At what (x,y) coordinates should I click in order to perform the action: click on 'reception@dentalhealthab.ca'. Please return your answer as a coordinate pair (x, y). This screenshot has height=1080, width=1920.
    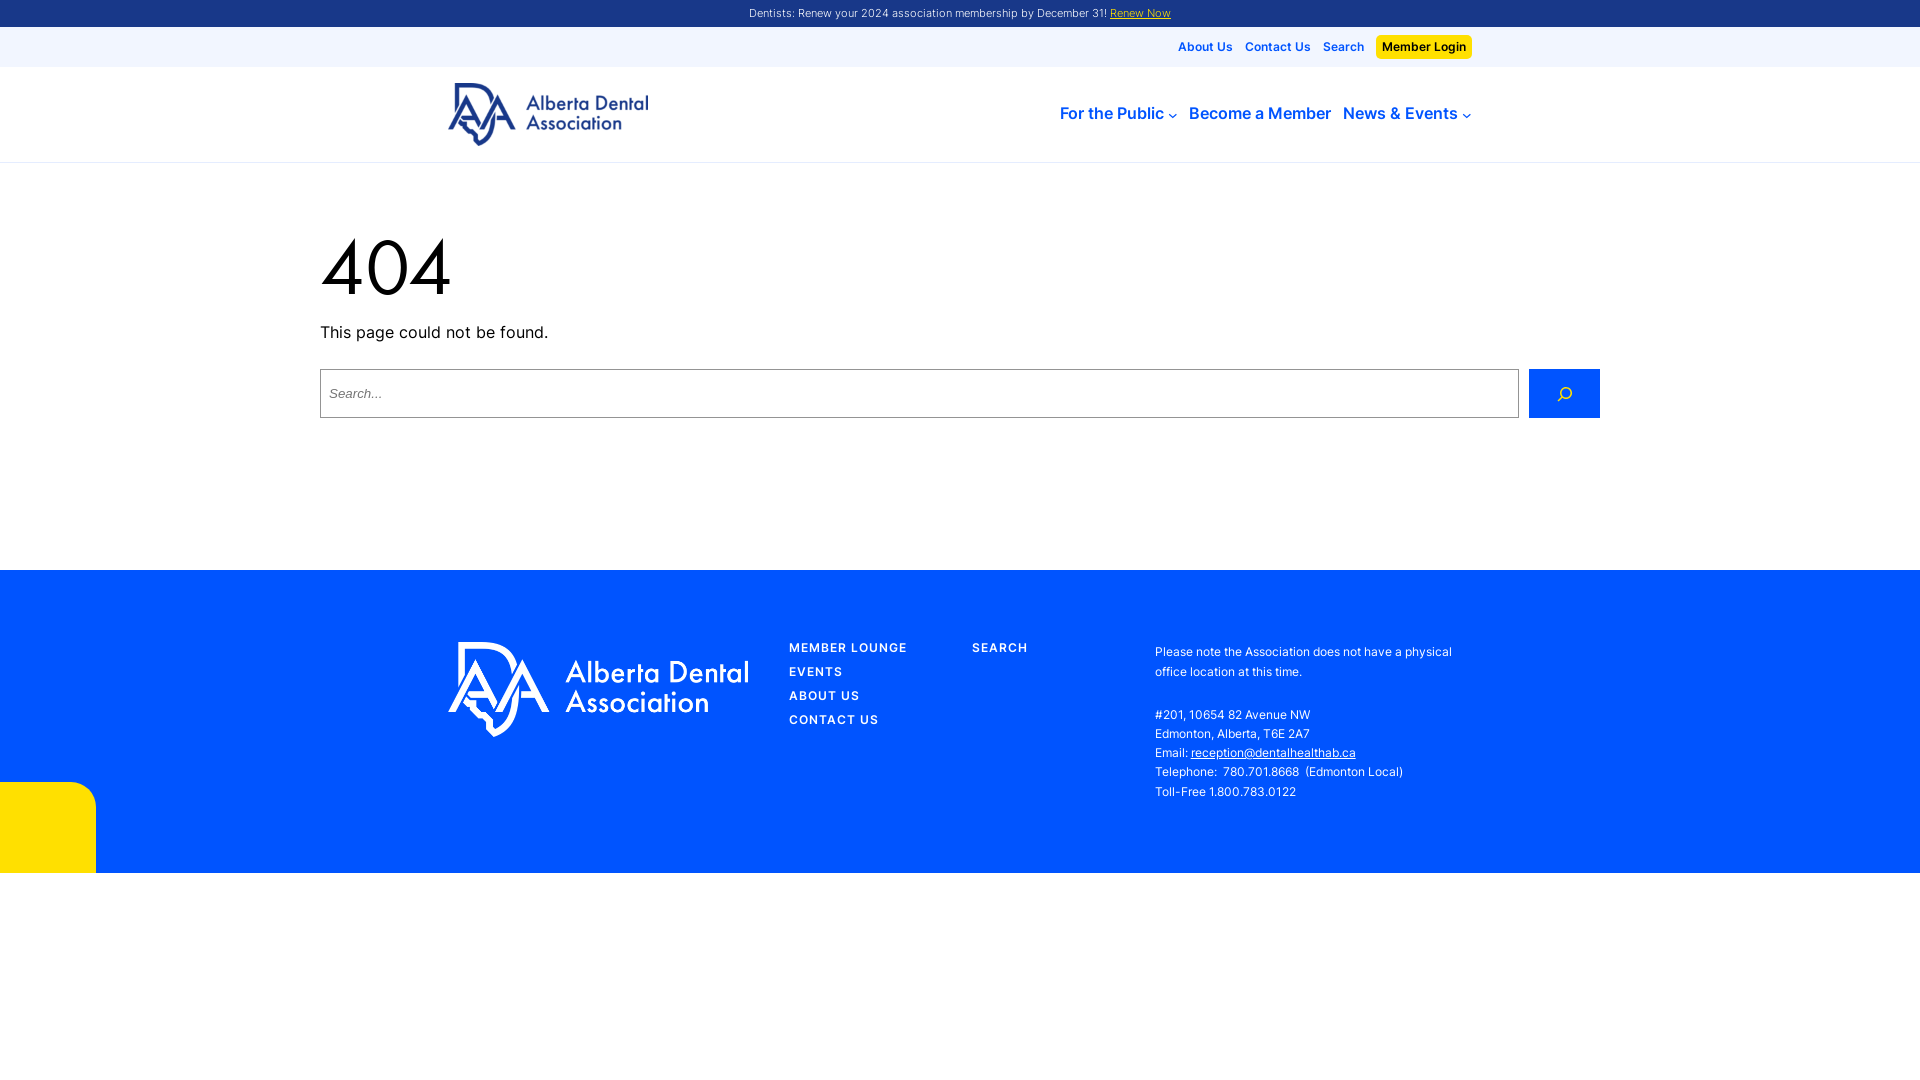
    Looking at the image, I should click on (1272, 752).